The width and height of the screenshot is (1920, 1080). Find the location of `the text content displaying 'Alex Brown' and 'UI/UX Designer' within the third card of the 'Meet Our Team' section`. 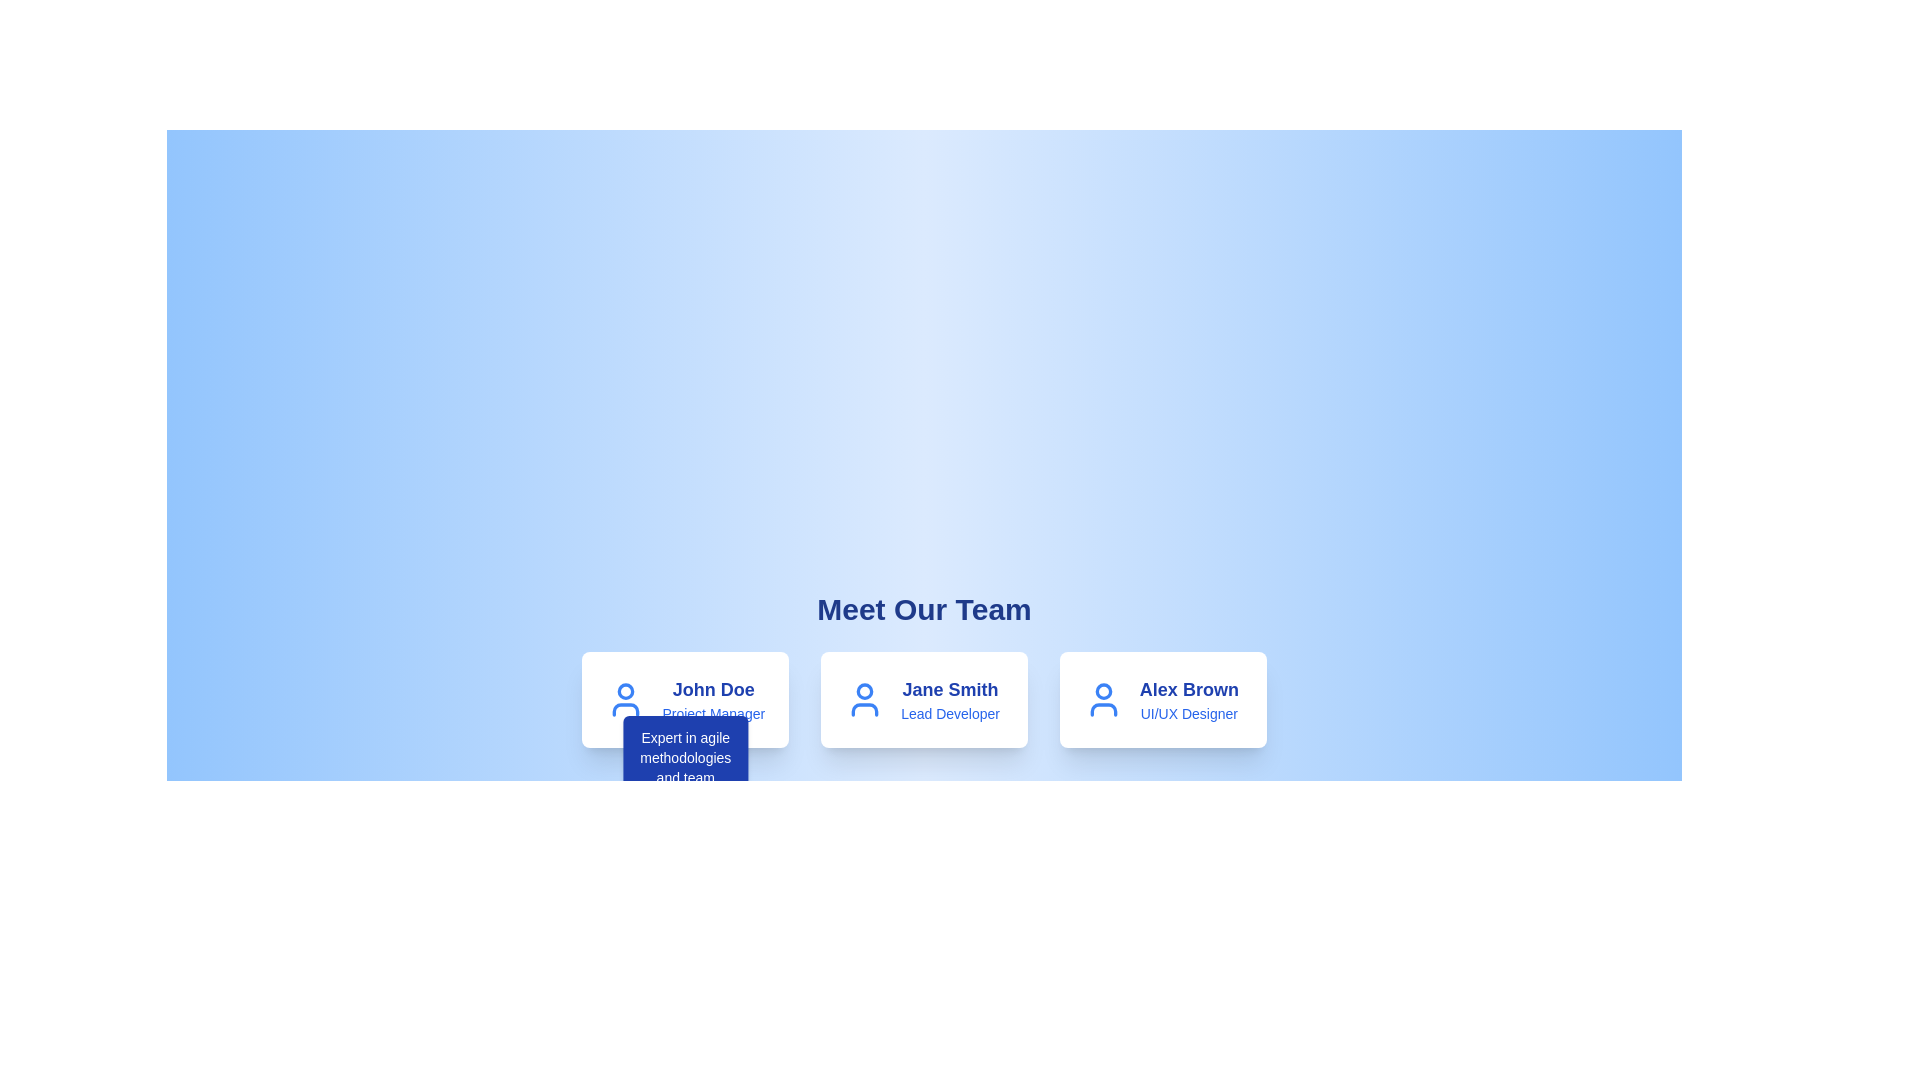

the text content displaying 'Alex Brown' and 'UI/UX Designer' within the third card of the 'Meet Our Team' section is located at coordinates (1189, 698).